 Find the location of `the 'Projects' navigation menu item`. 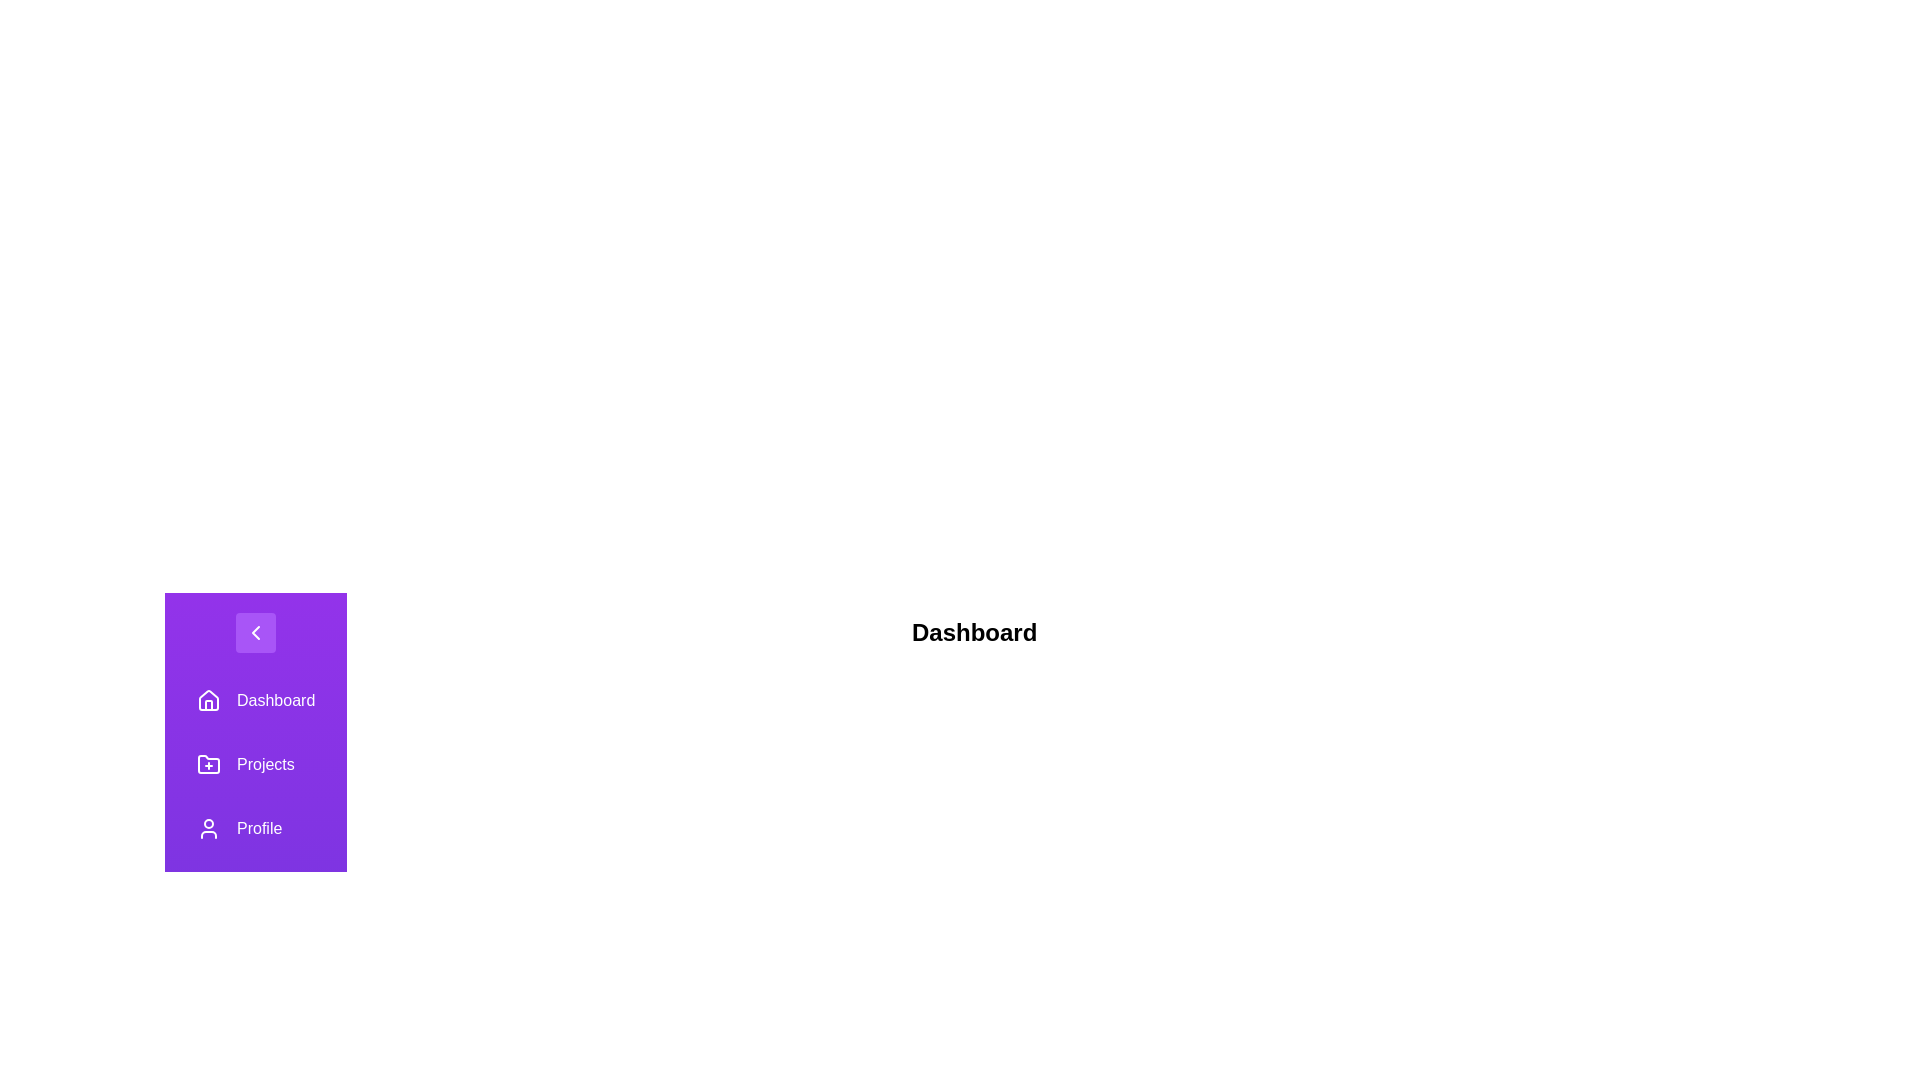

the 'Projects' navigation menu item is located at coordinates (255, 764).